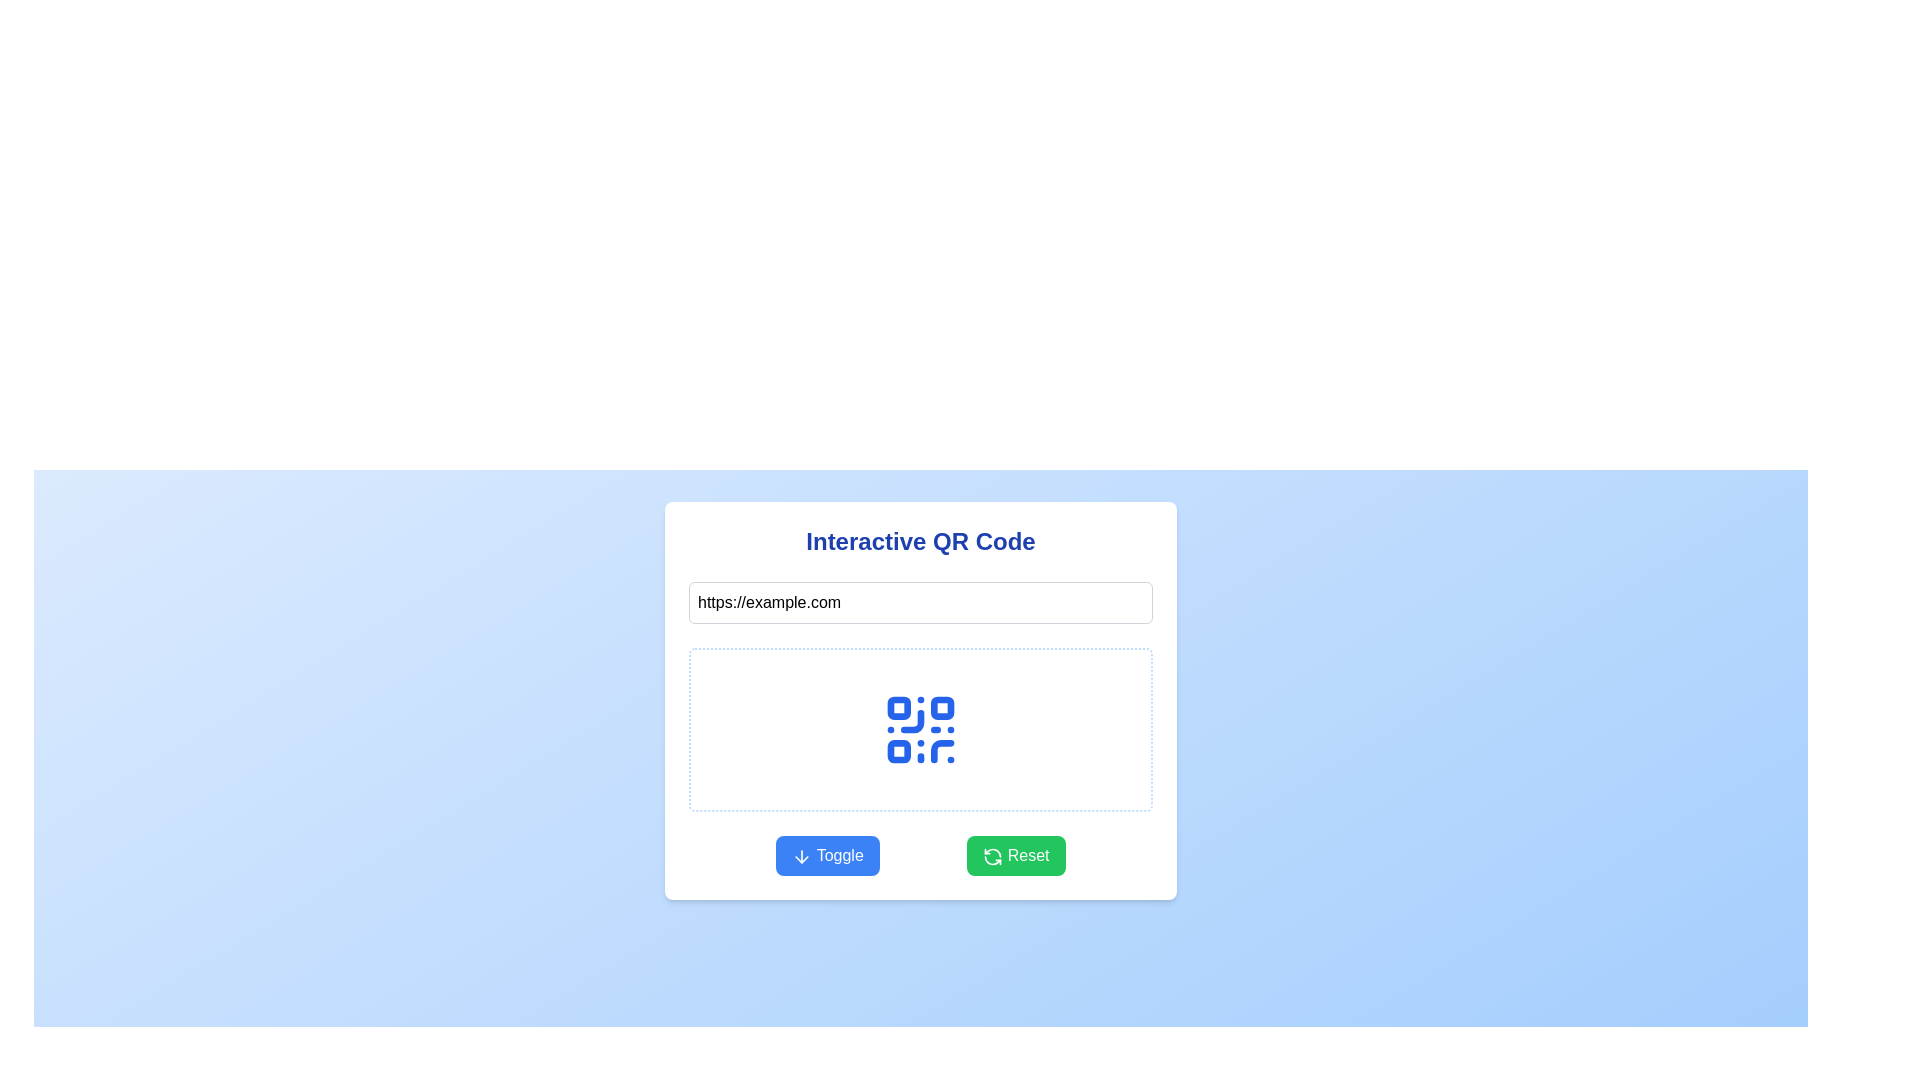  Describe the element at coordinates (802, 855) in the screenshot. I see `the arrow icon within the 'Toggle' button located at the bottom-left corner of the interactive QR Code interface to initiate the toggle action` at that location.